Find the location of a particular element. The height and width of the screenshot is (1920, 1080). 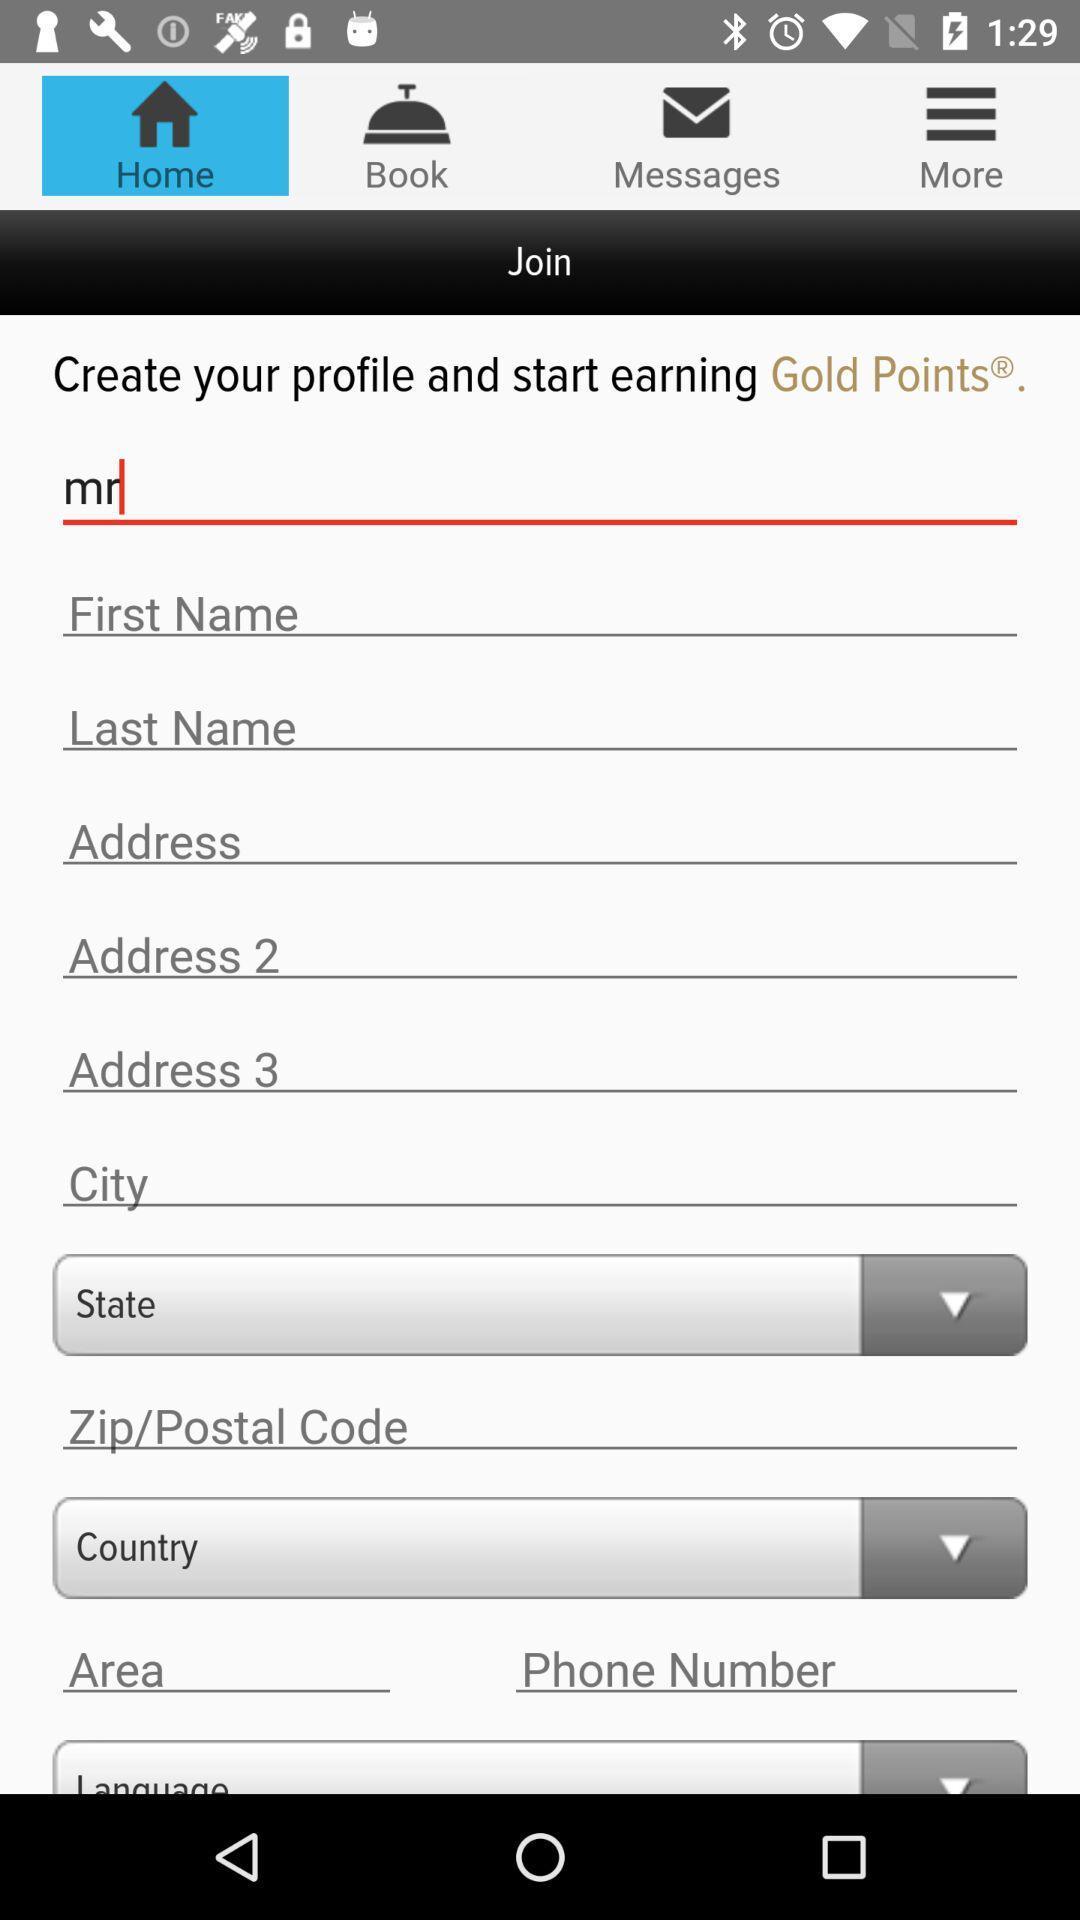

address is located at coordinates (540, 841).